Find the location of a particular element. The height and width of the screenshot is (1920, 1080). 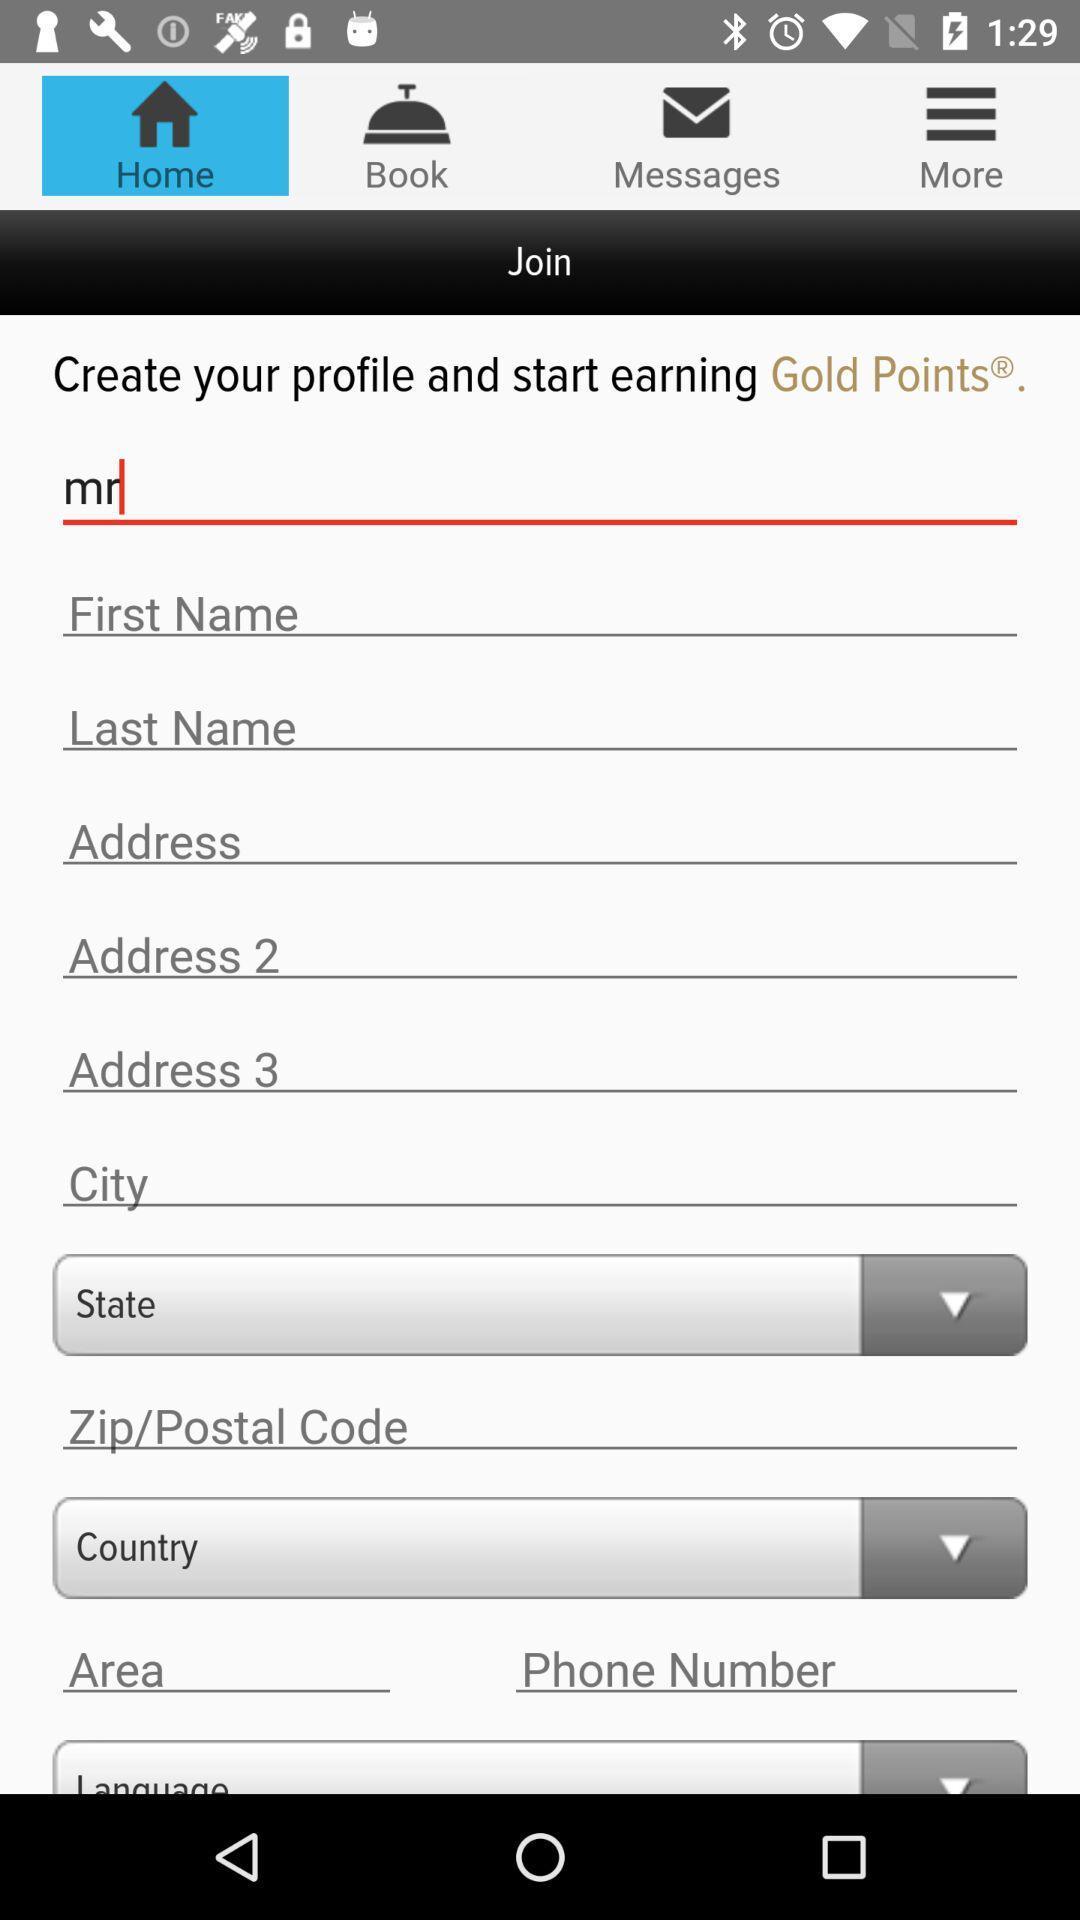

address is located at coordinates (540, 841).